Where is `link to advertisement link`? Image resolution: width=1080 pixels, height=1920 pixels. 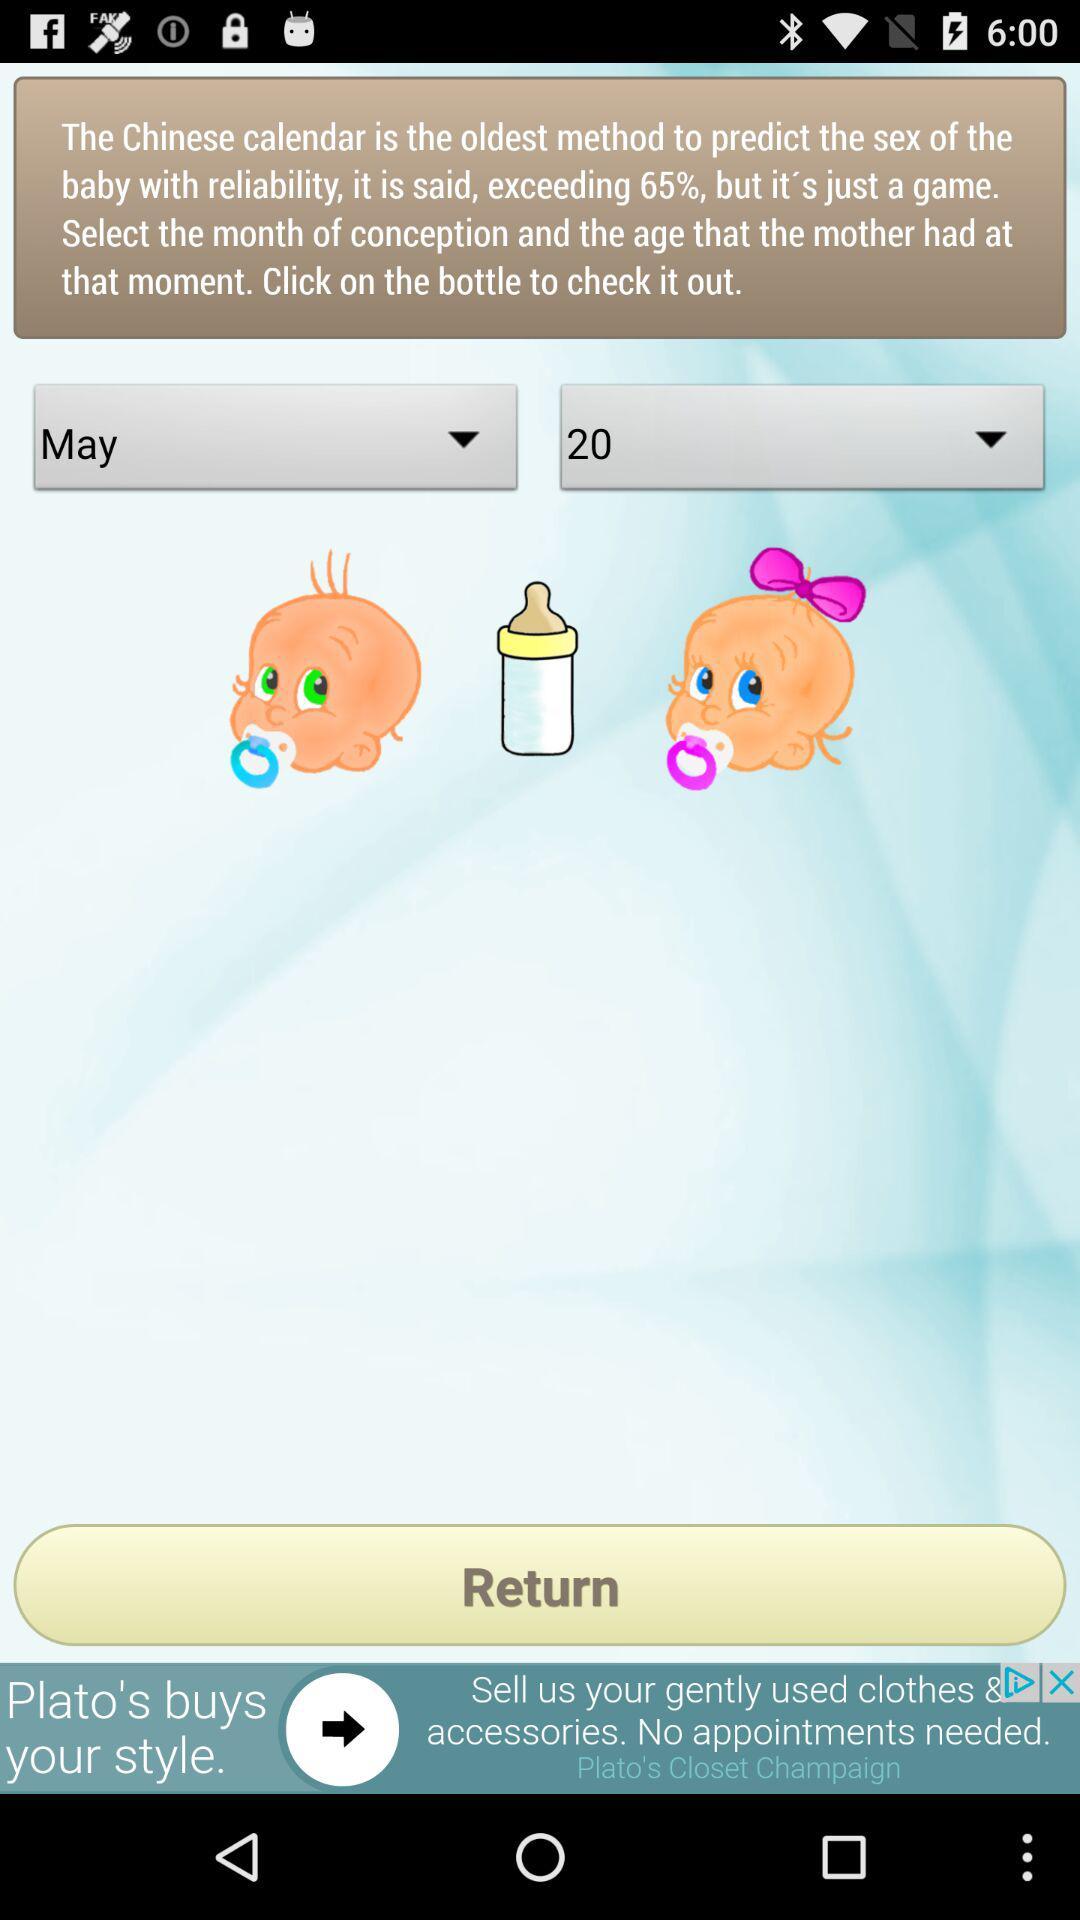
link to advertisement link is located at coordinates (540, 1727).